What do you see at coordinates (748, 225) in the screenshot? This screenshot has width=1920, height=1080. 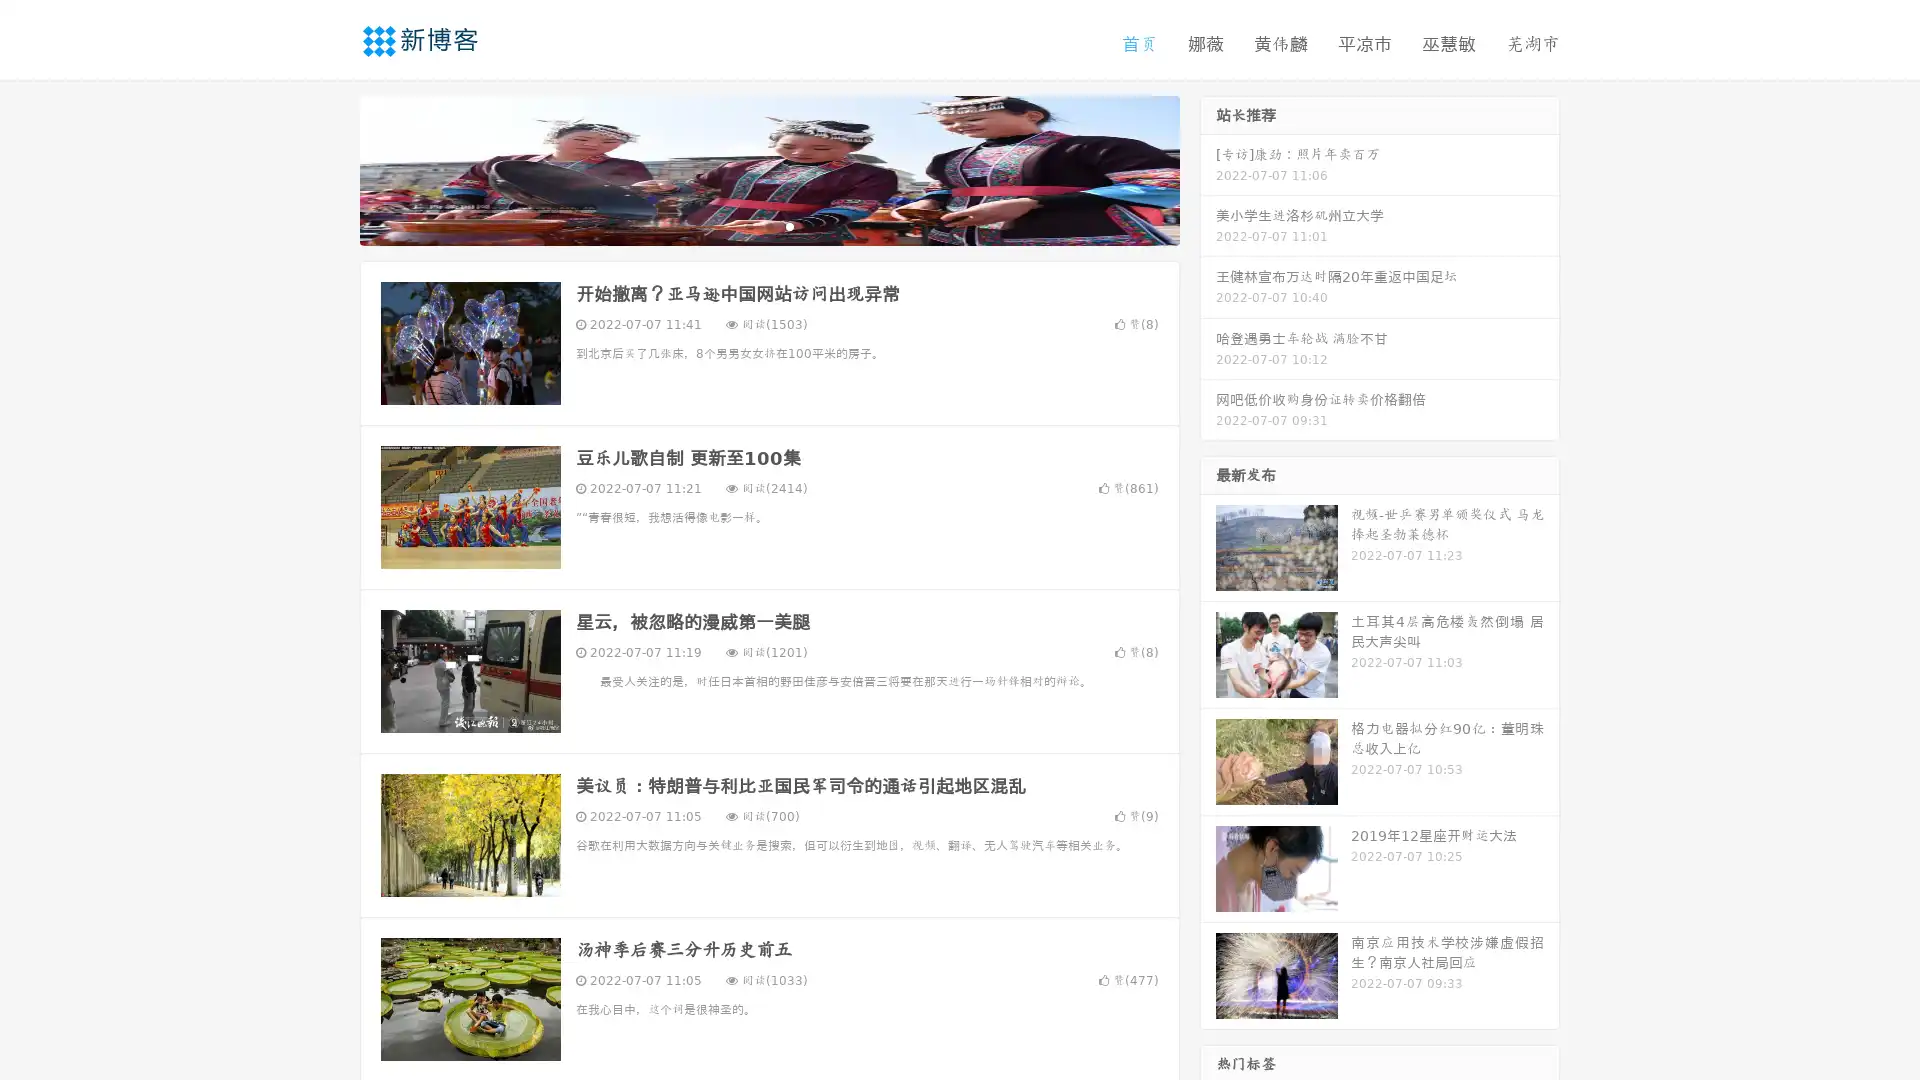 I see `Go to slide 1` at bounding box center [748, 225].